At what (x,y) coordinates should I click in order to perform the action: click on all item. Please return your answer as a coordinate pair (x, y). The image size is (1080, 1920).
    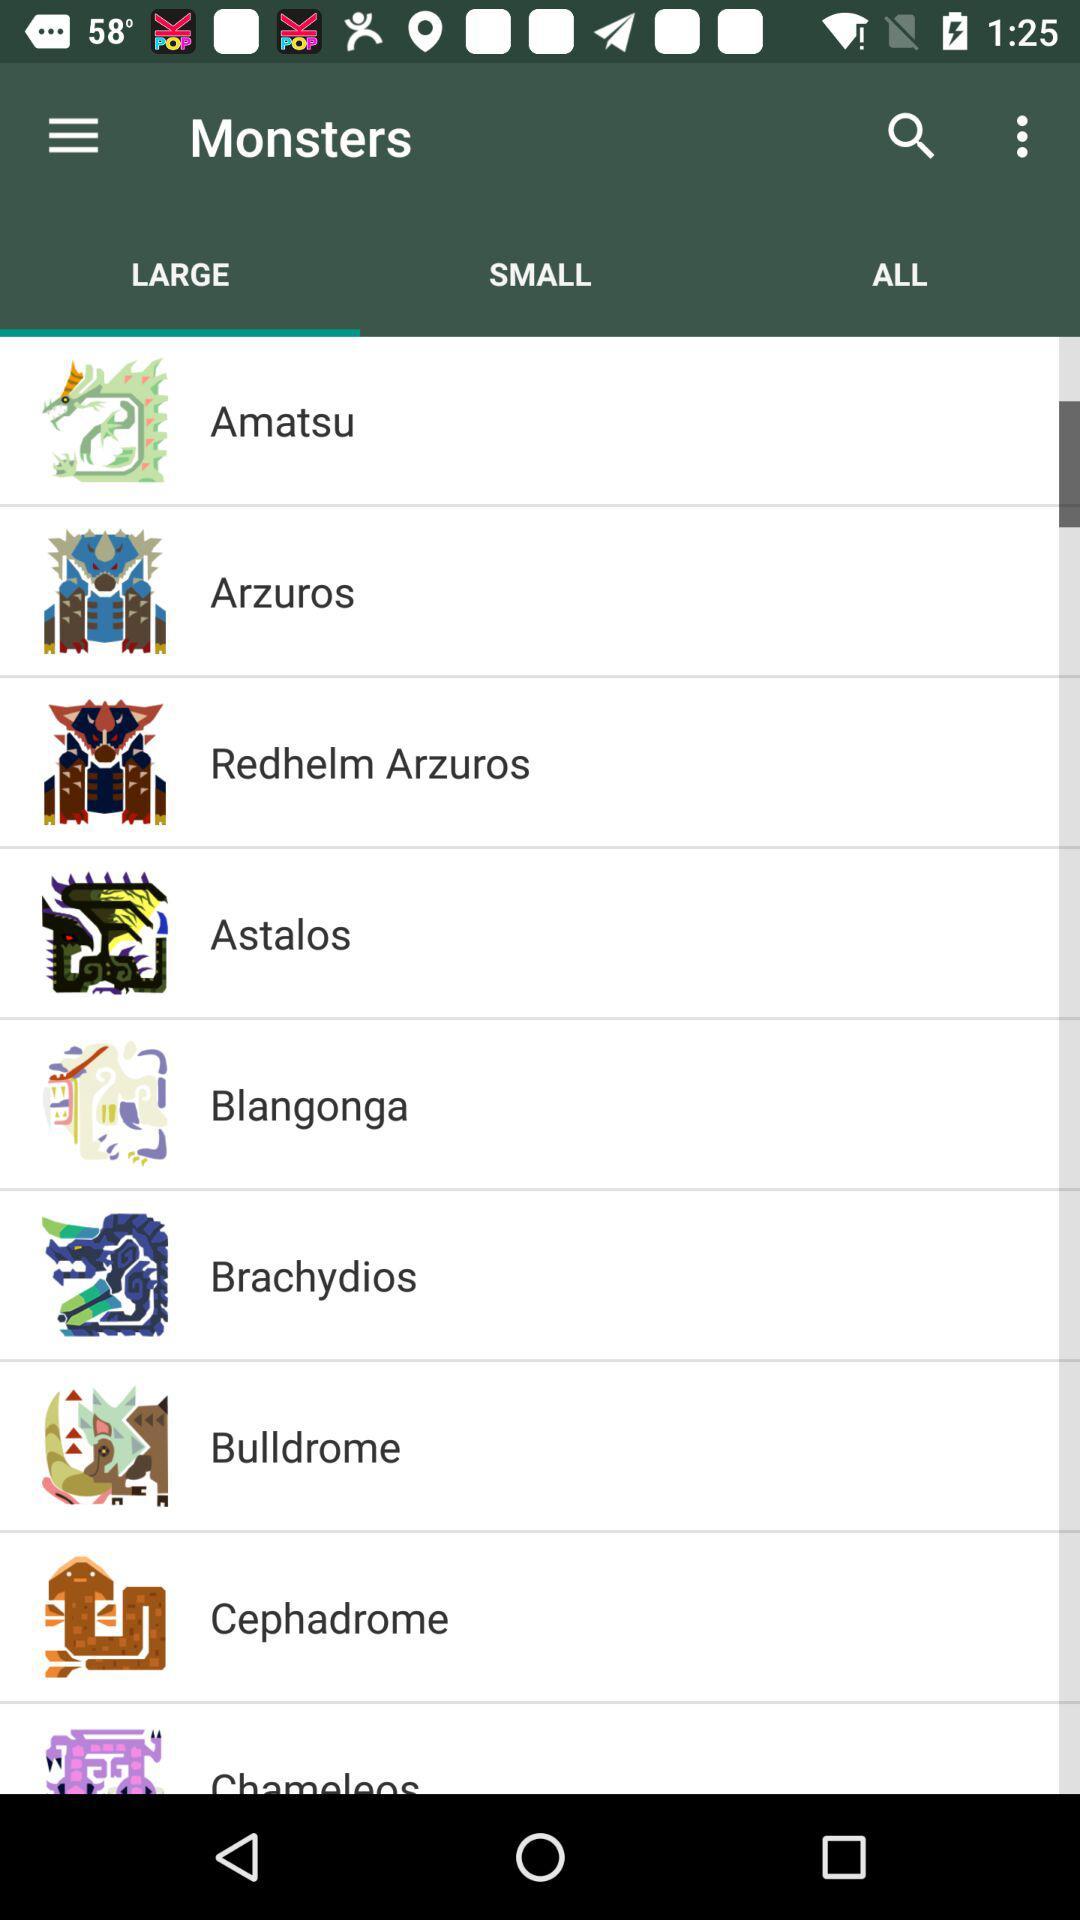
    Looking at the image, I should click on (898, 272).